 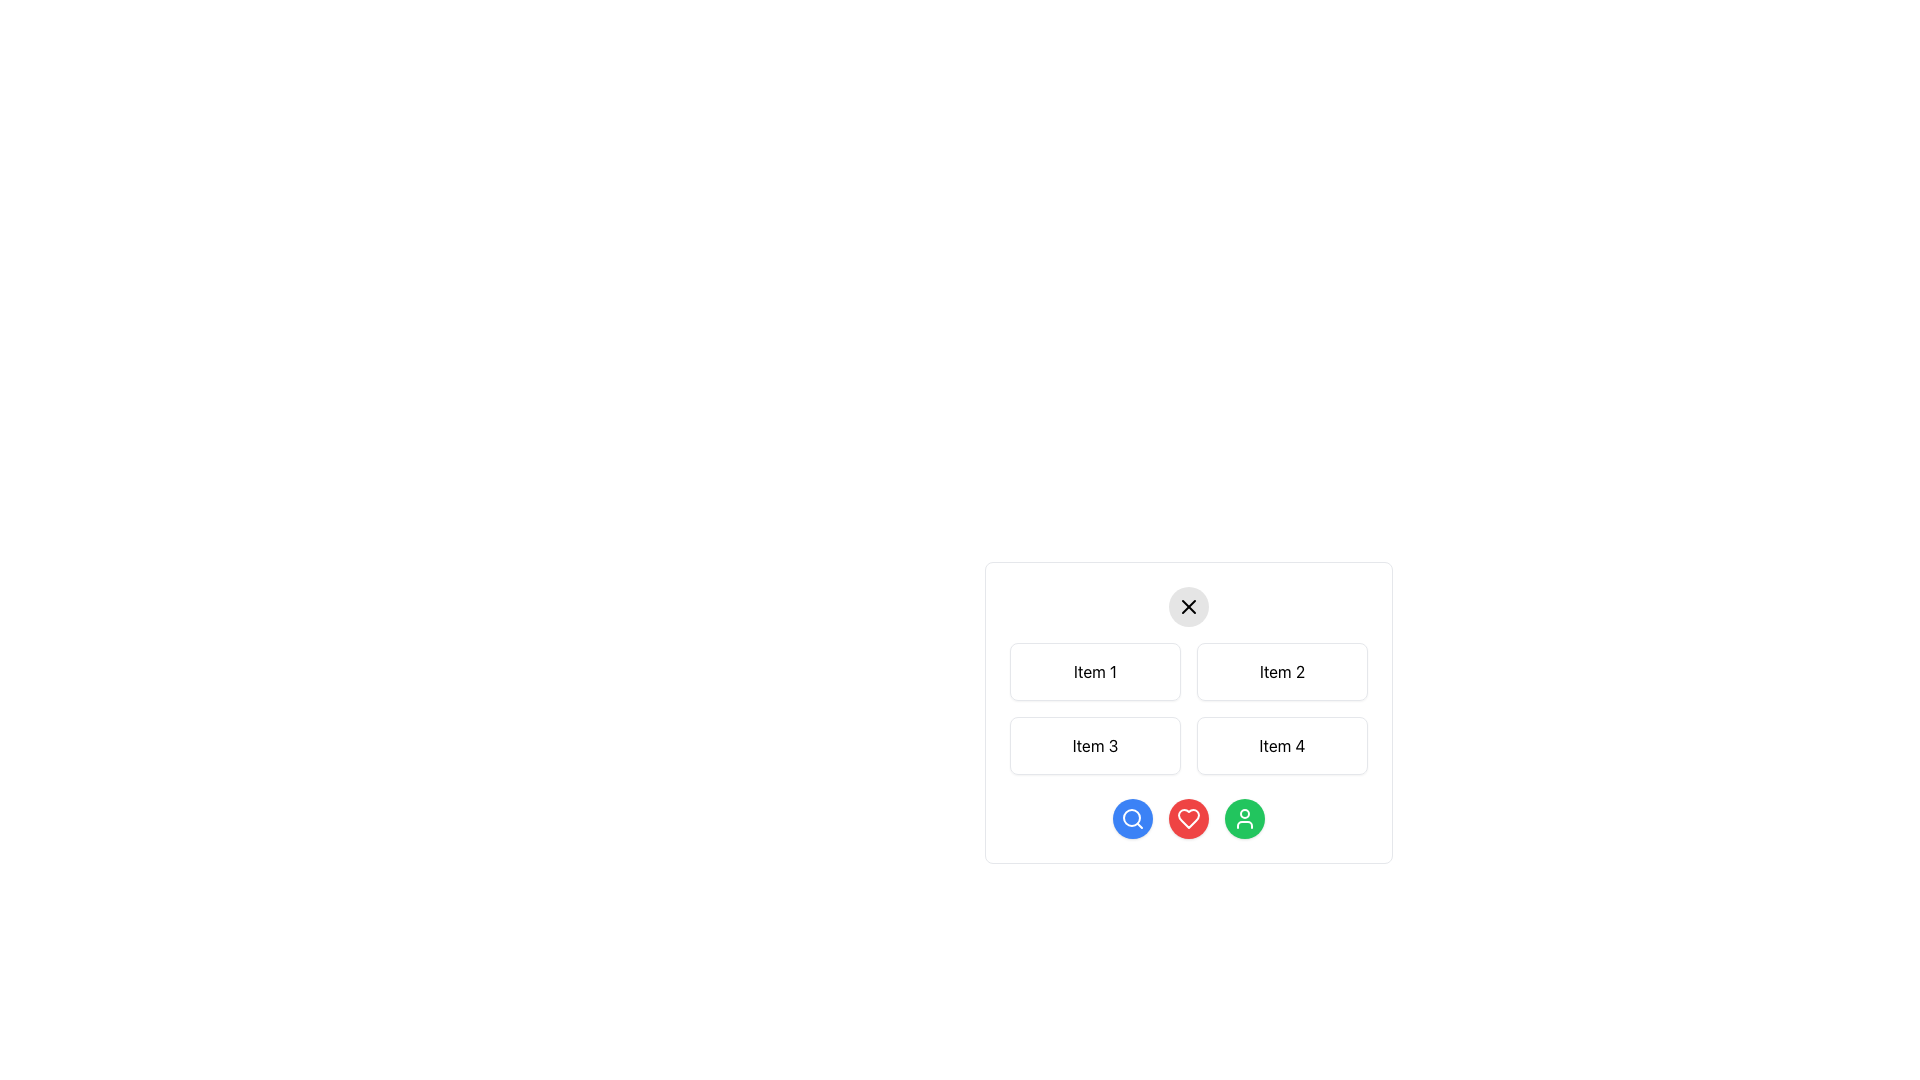 I want to click on the Close Icon, which is a small 'X' shaped icon centered within a circular button located at the top center of the interface, so click(x=1189, y=605).